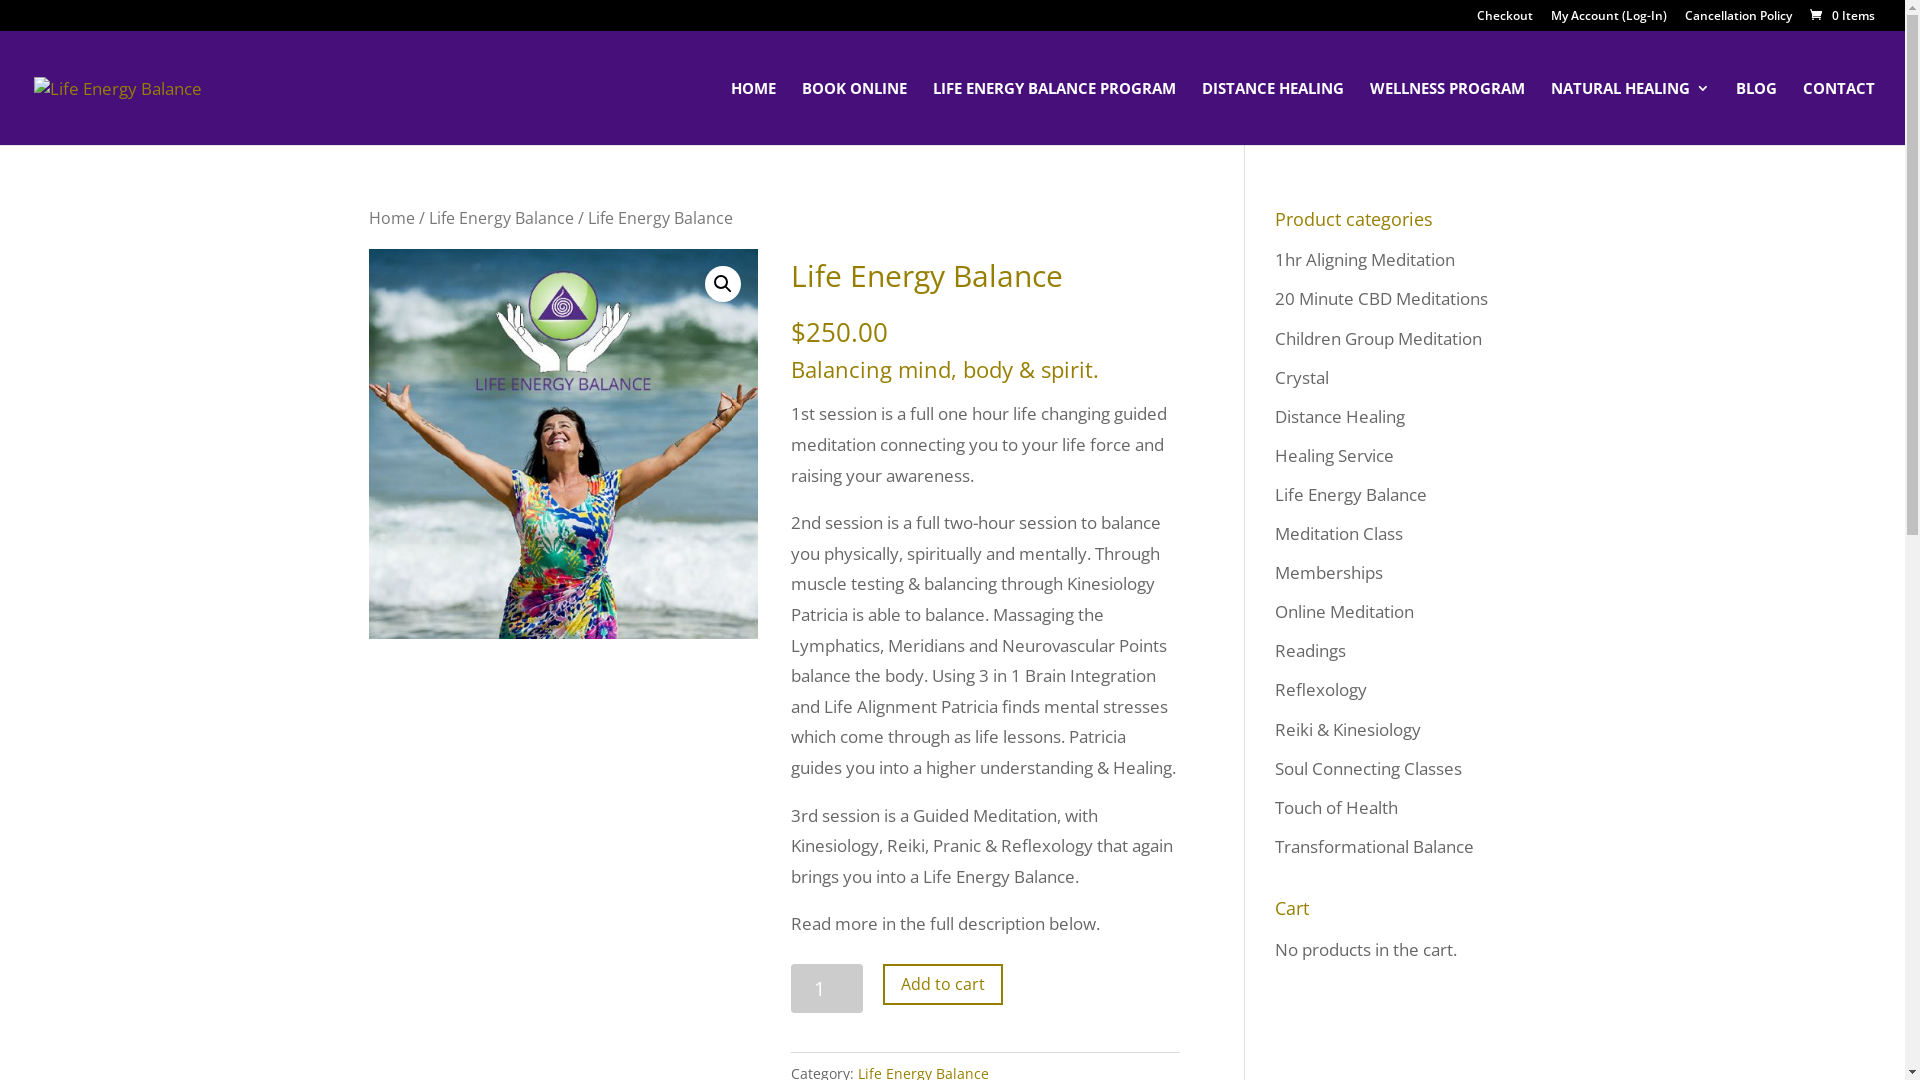 Image resolution: width=1920 pixels, height=1080 pixels. I want to click on 'Meditation Class', so click(1272, 532).